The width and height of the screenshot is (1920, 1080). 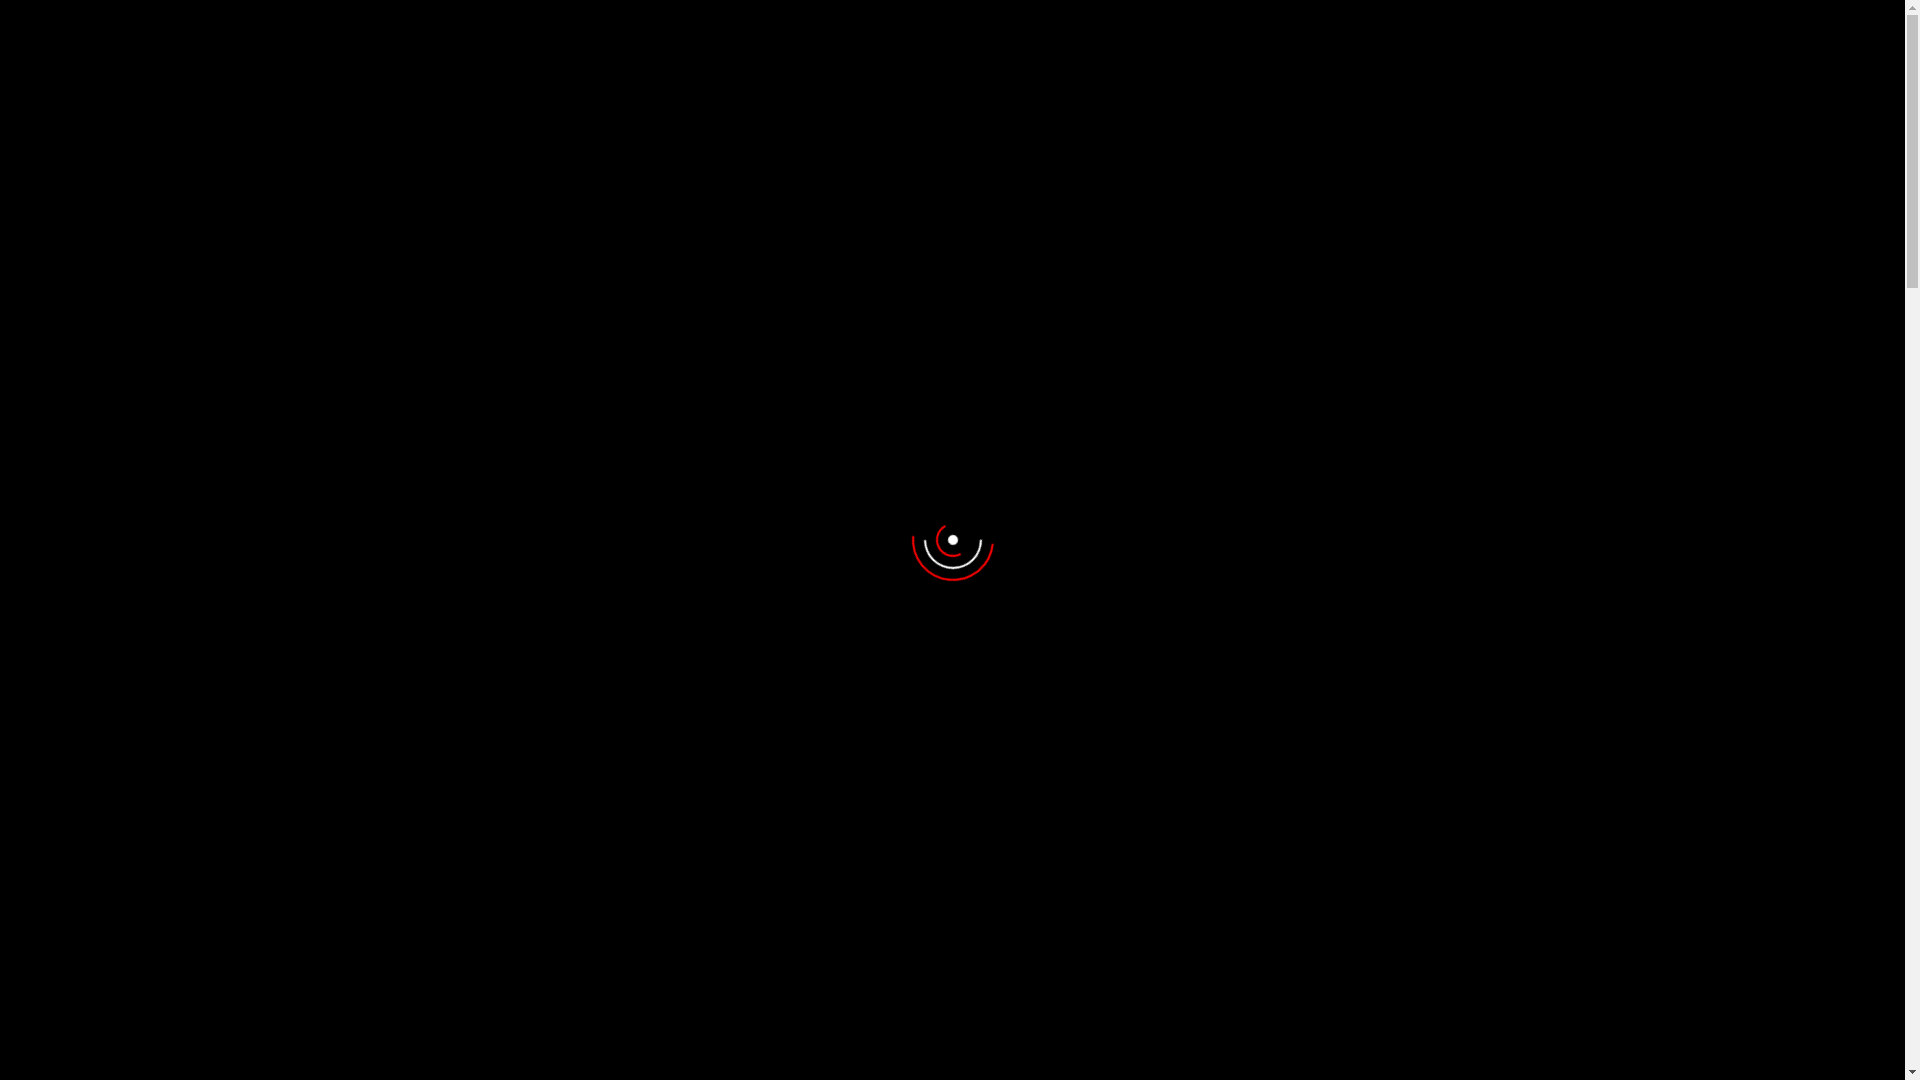 What do you see at coordinates (538, 18) in the screenshot?
I see `'01553-747757'` at bounding box center [538, 18].